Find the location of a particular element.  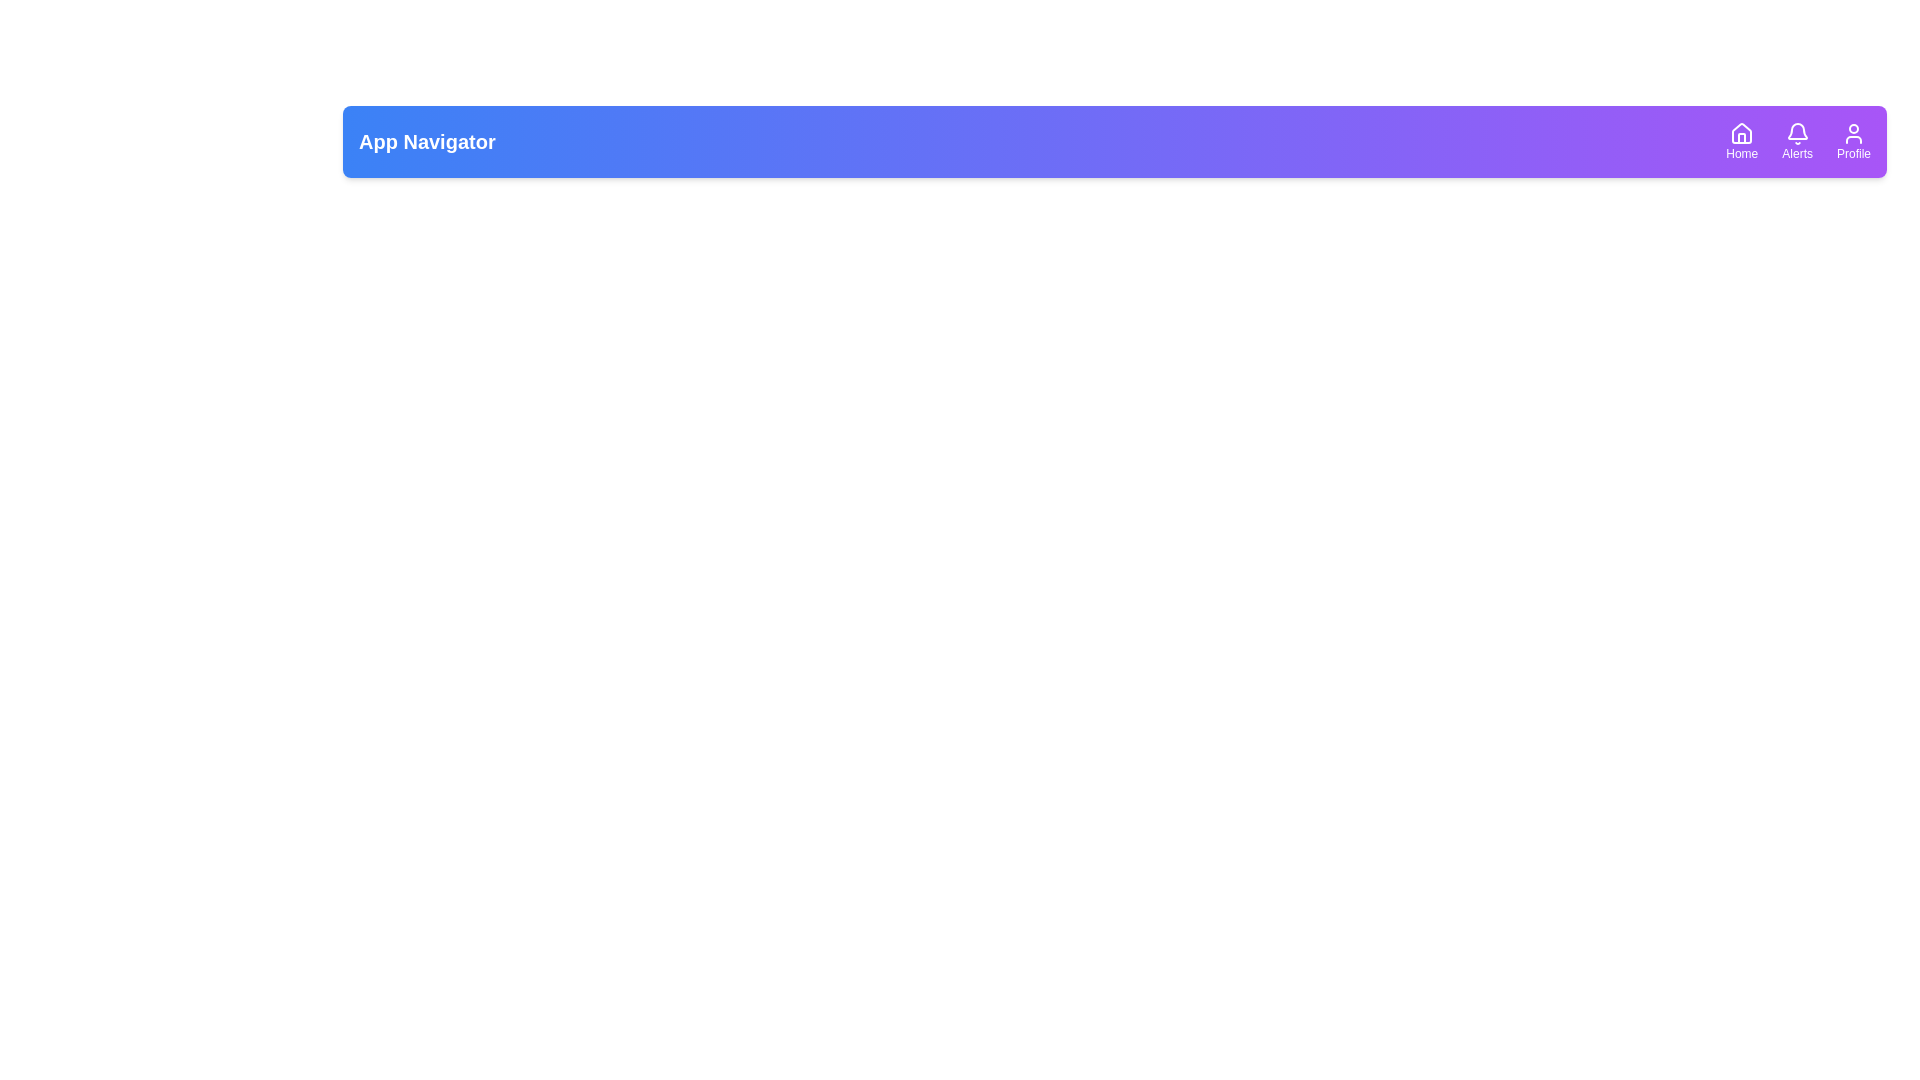

the first button with an icon and label on the right side of the navigation bar is located at coordinates (1741, 141).